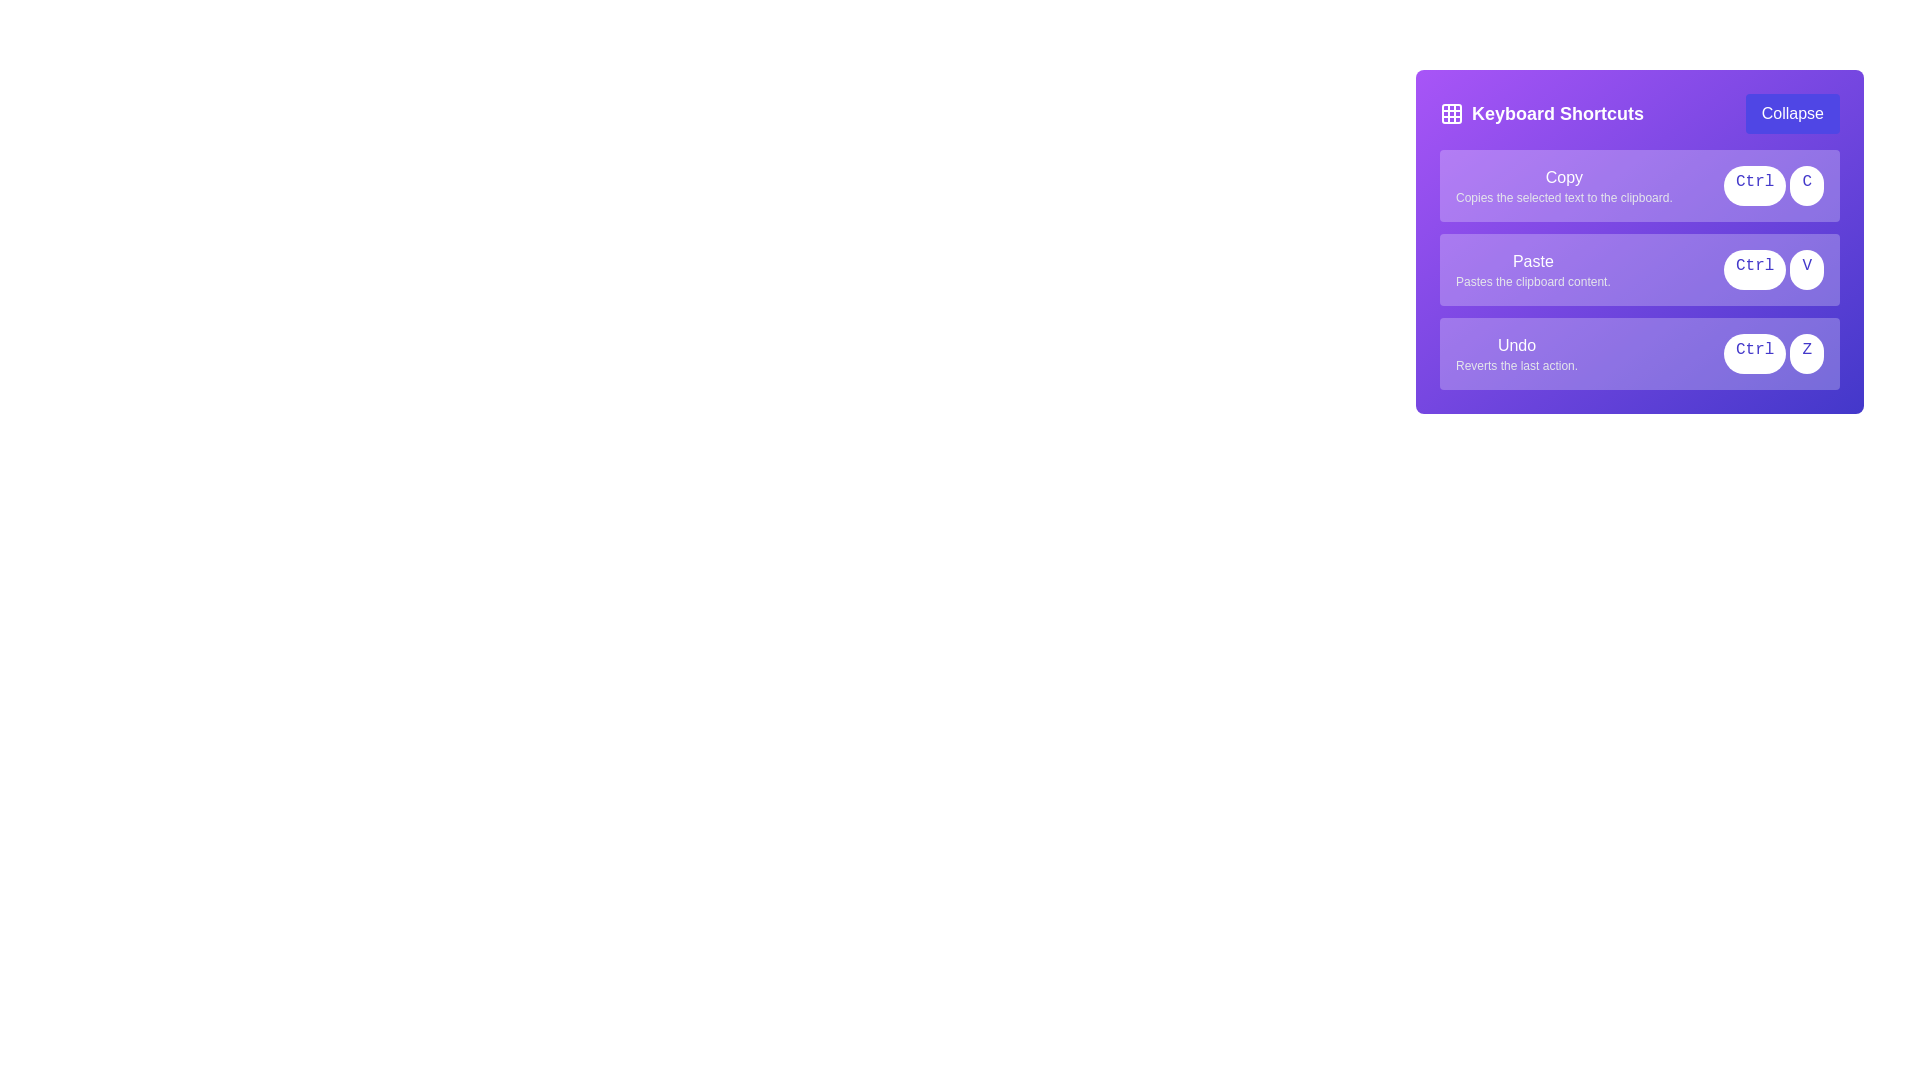 The image size is (1920, 1080). Describe the element at coordinates (1451, 114) in the screenshot. I see `the grid icon with a purple border and red background located next to the 'Keyboard Shortcuts' text for further interaction` at that location.